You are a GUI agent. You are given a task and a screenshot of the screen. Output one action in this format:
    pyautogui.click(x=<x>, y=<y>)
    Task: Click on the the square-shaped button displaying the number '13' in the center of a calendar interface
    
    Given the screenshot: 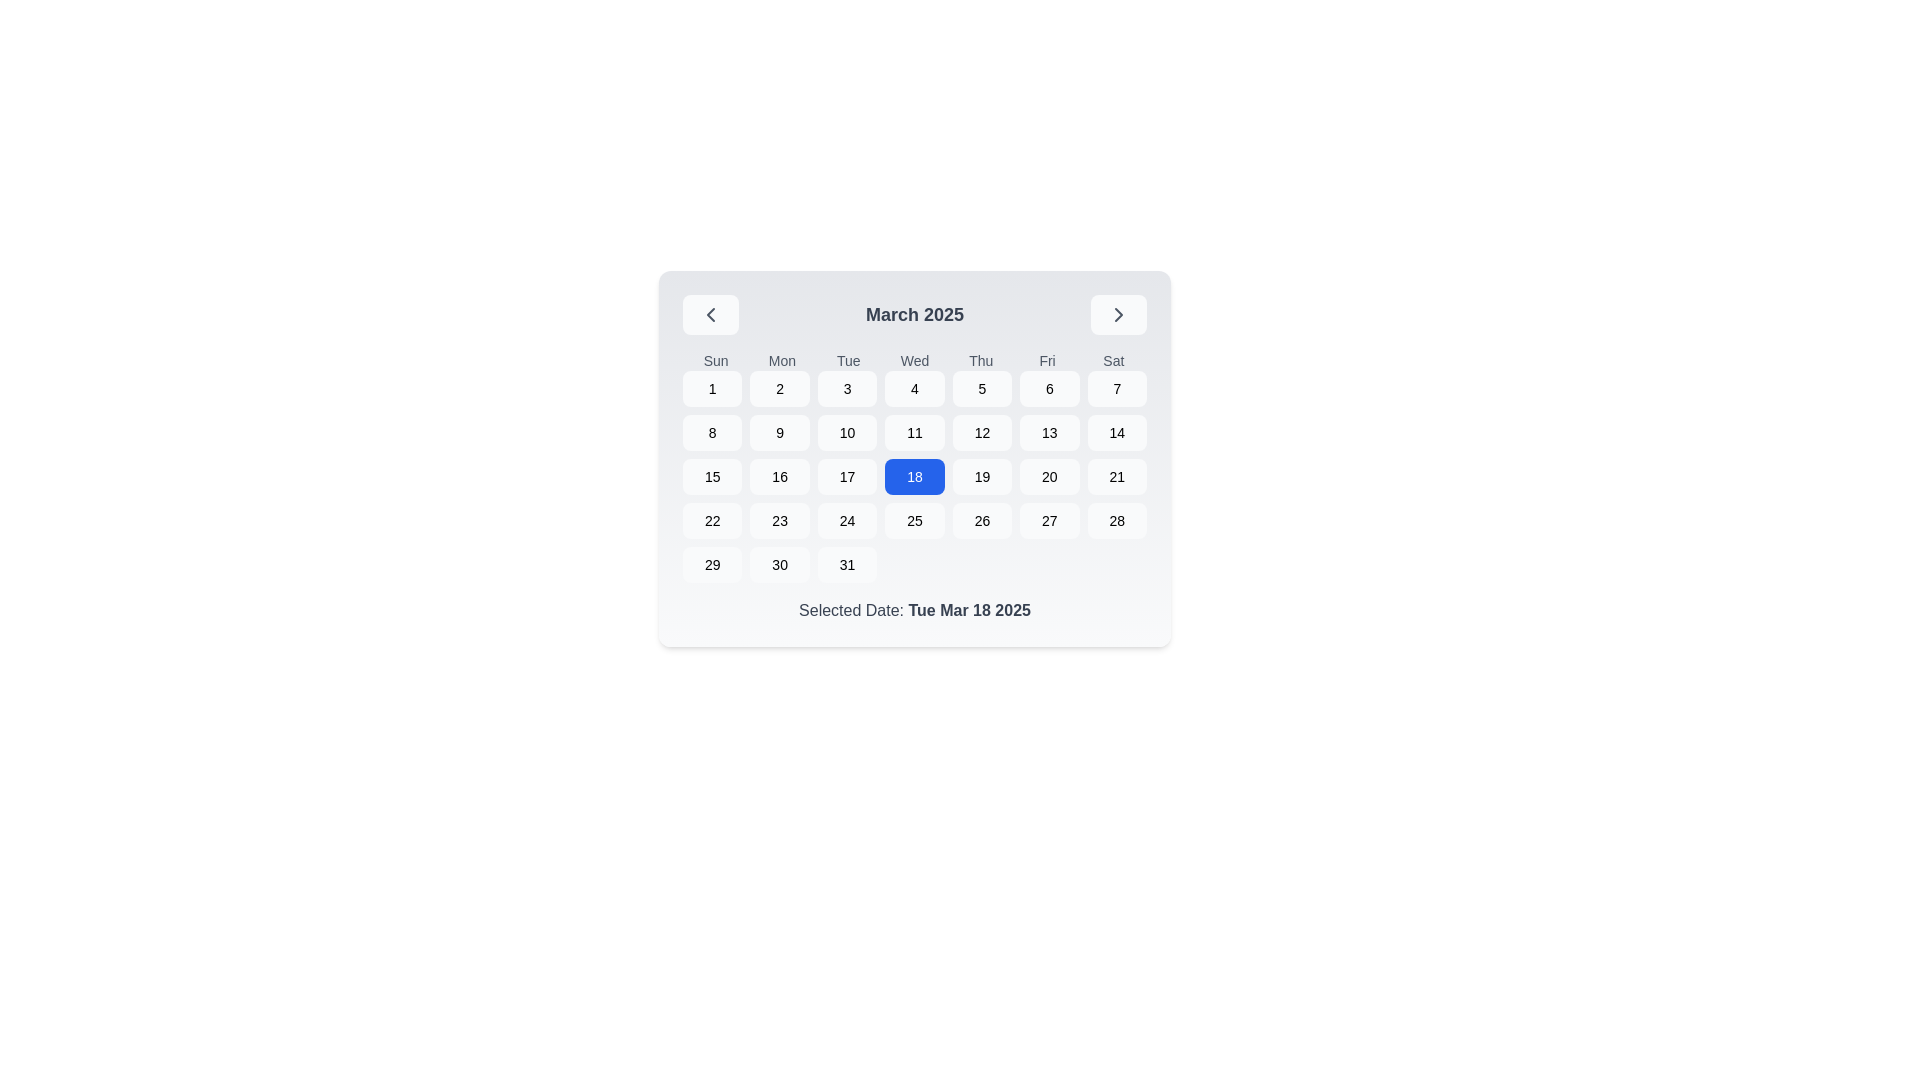 What is the action you would take?
    pyautogui.click(x=1048, y=431)
    